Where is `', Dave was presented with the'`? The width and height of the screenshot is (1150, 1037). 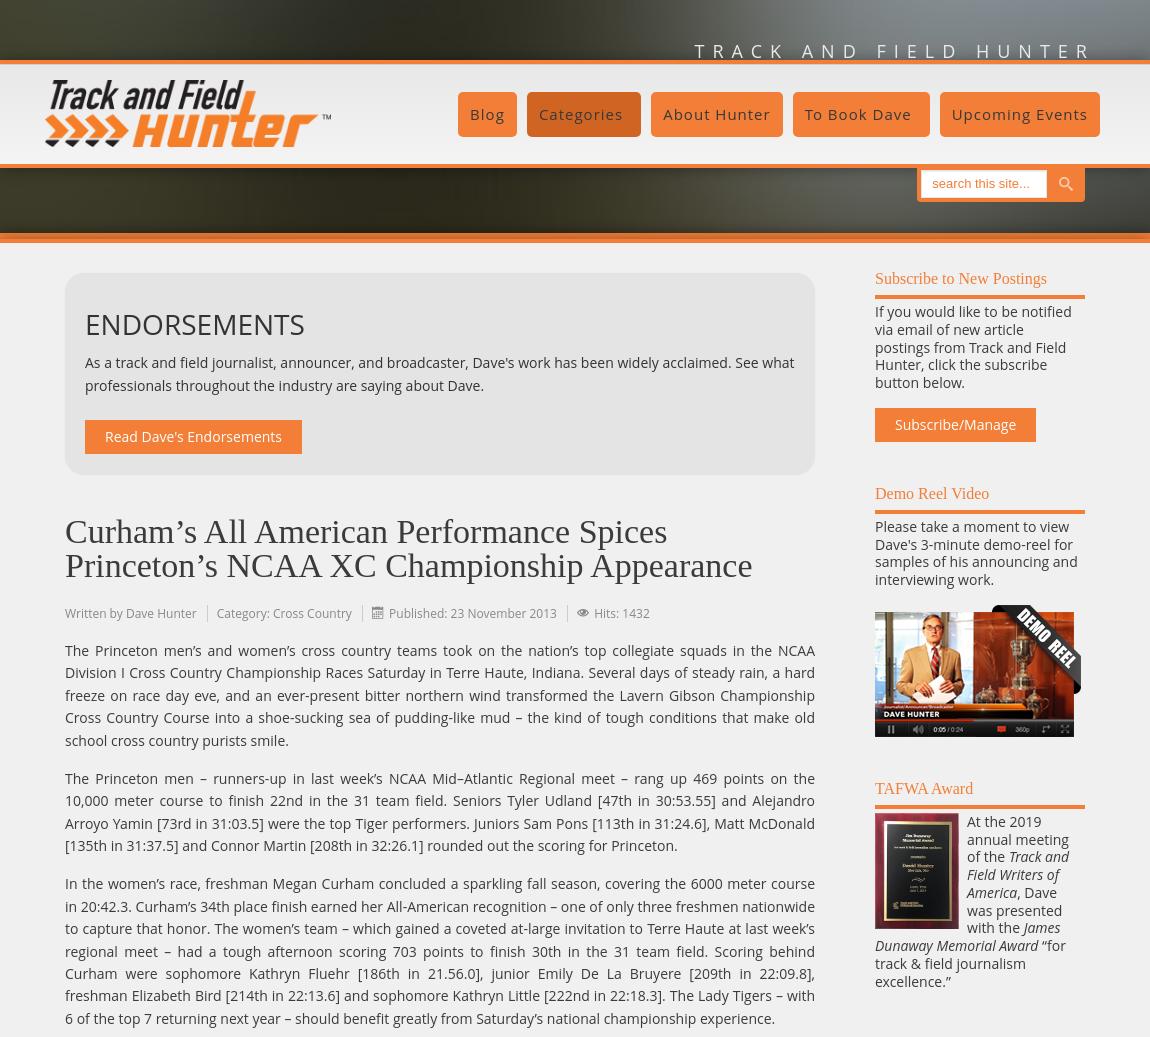
', Dave was presented with the' is located at coordinates (1014, 909).